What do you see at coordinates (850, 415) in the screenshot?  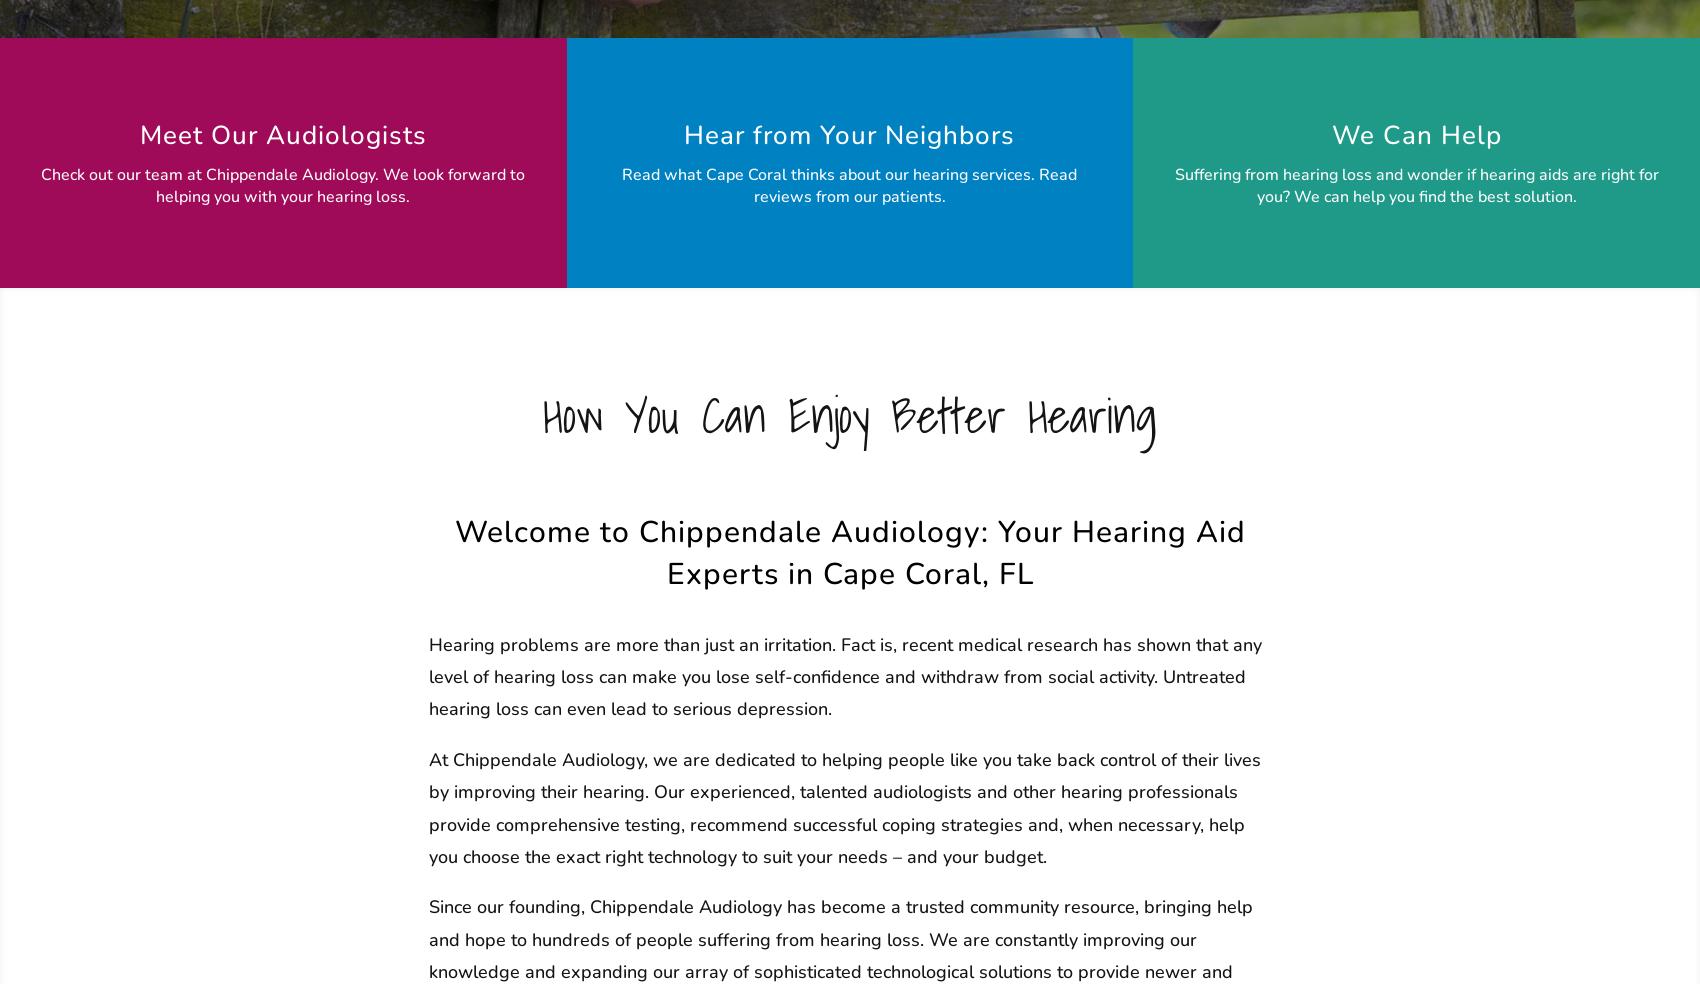 I see `'How You Can Enjoy Better Hearing'` at bounding box center [850, 415].